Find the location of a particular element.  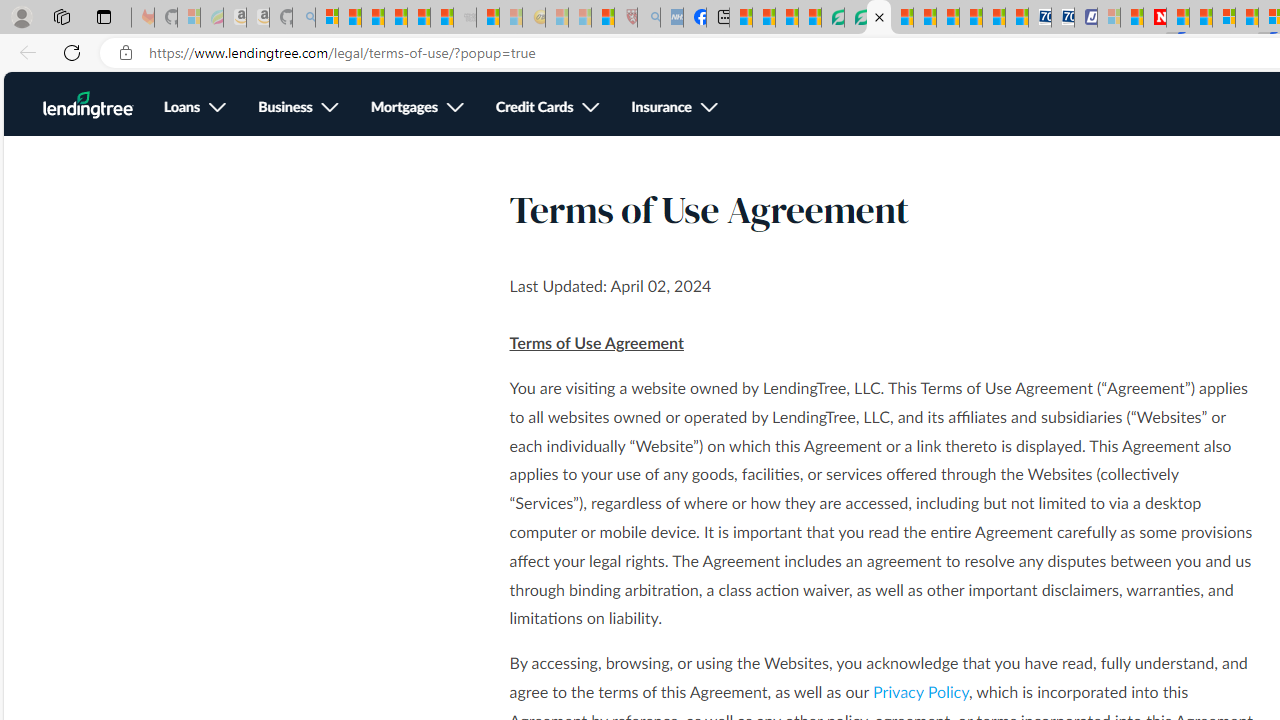

'LendingTree Homepage Logo' is located at coordinates (87, 105).